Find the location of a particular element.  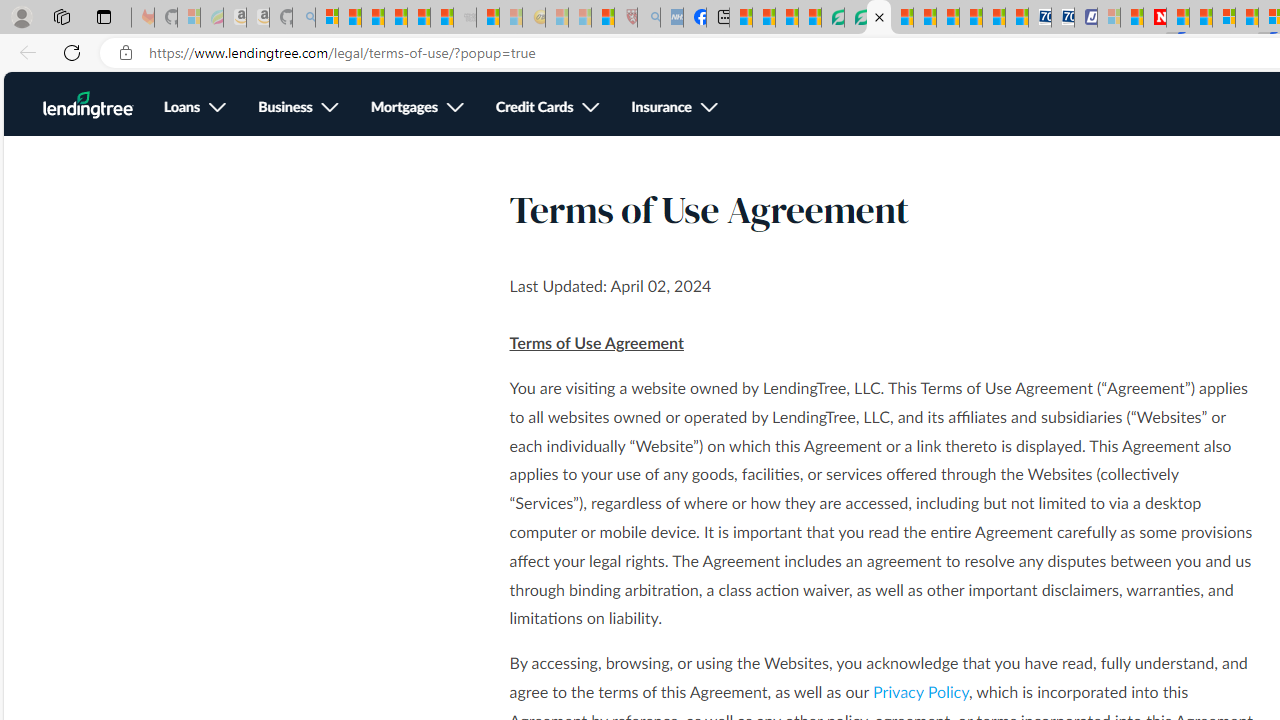

'LendingTree Homepage Logo' is located at coordinates (87, 105).